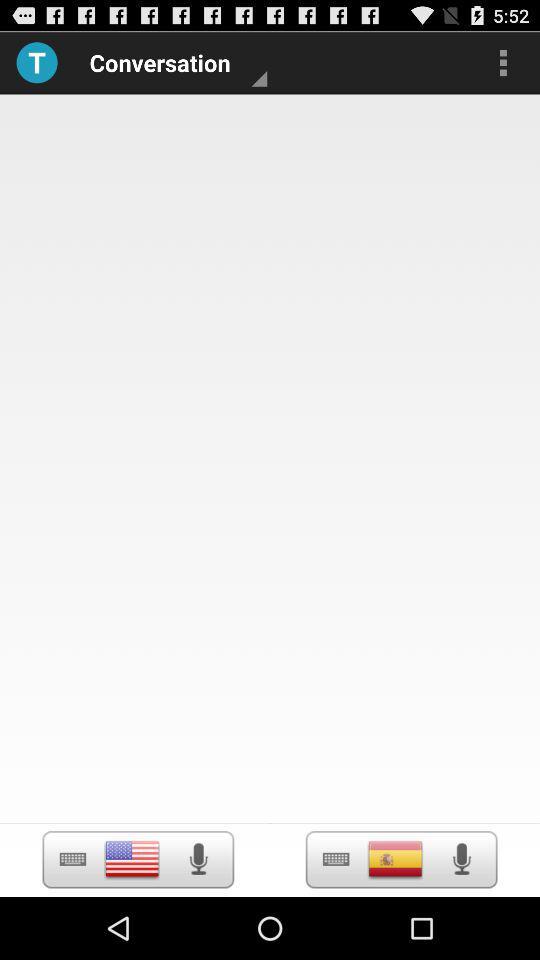 This screenshot has height=960, width=540. I want to click on keyboard, so click(71, 858).